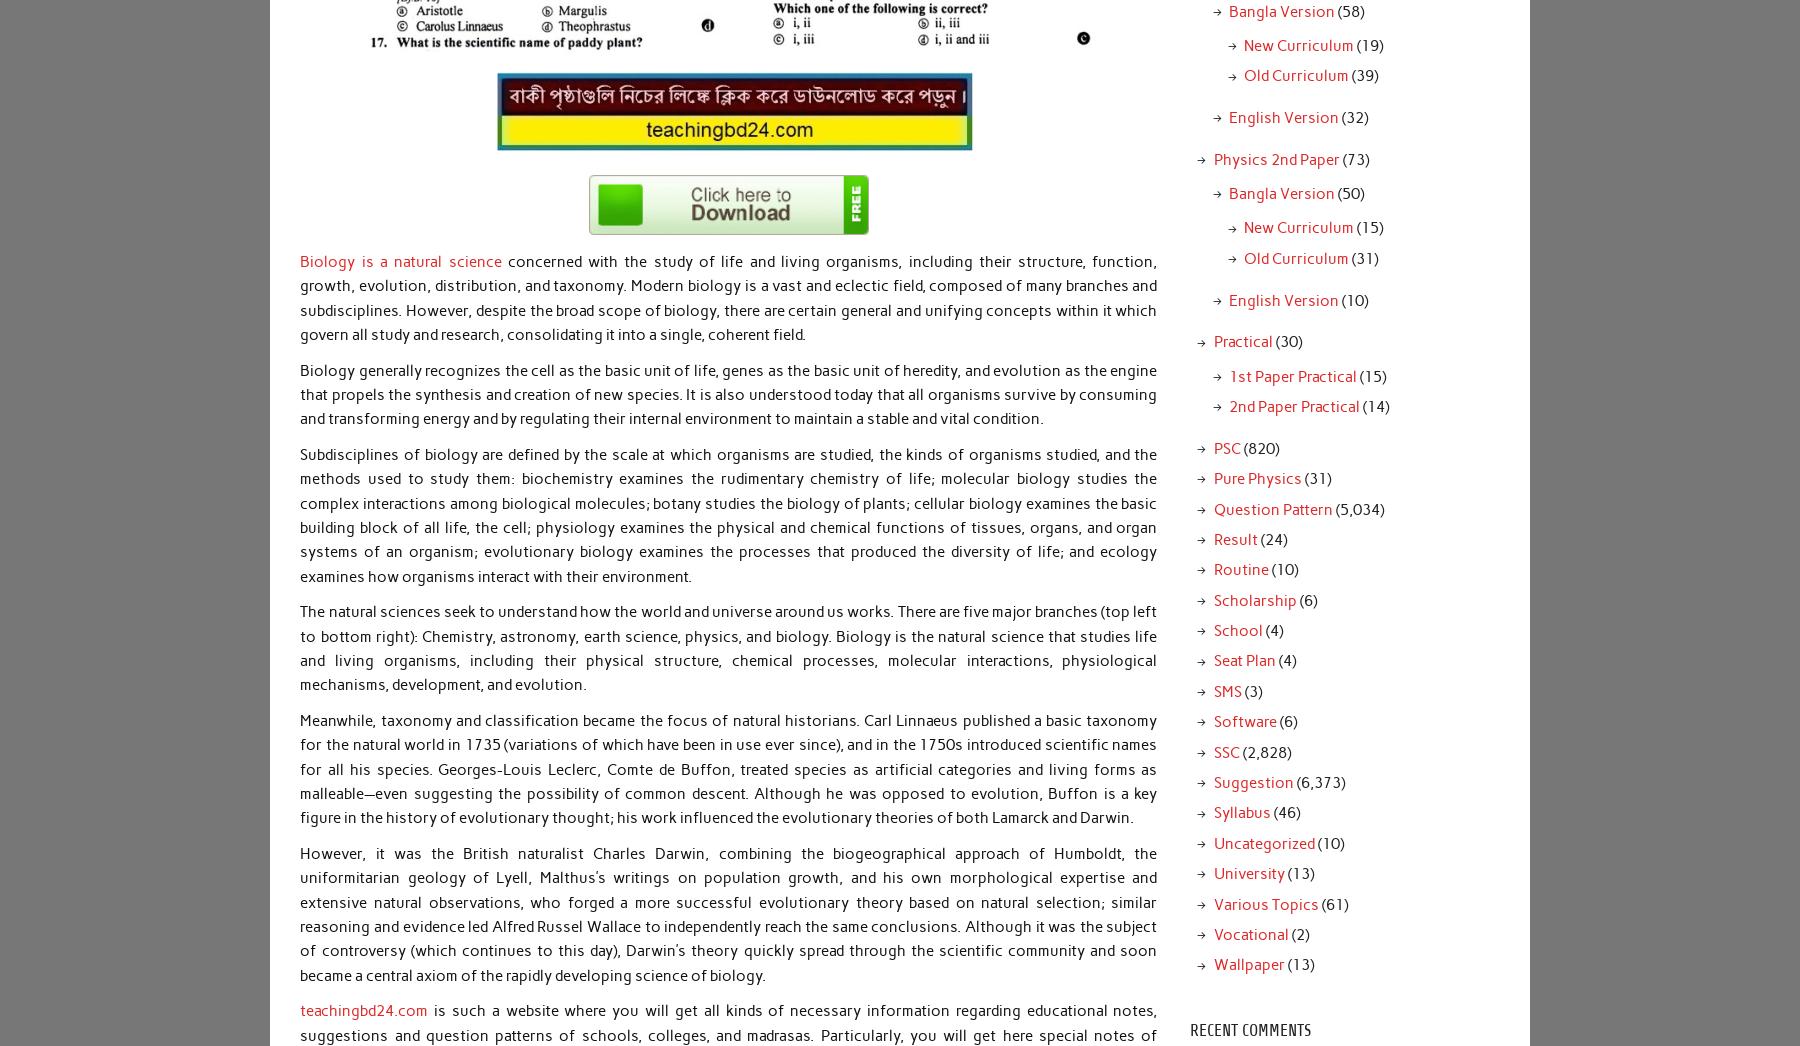  I want to click on '(32)', so click(1351, 116).